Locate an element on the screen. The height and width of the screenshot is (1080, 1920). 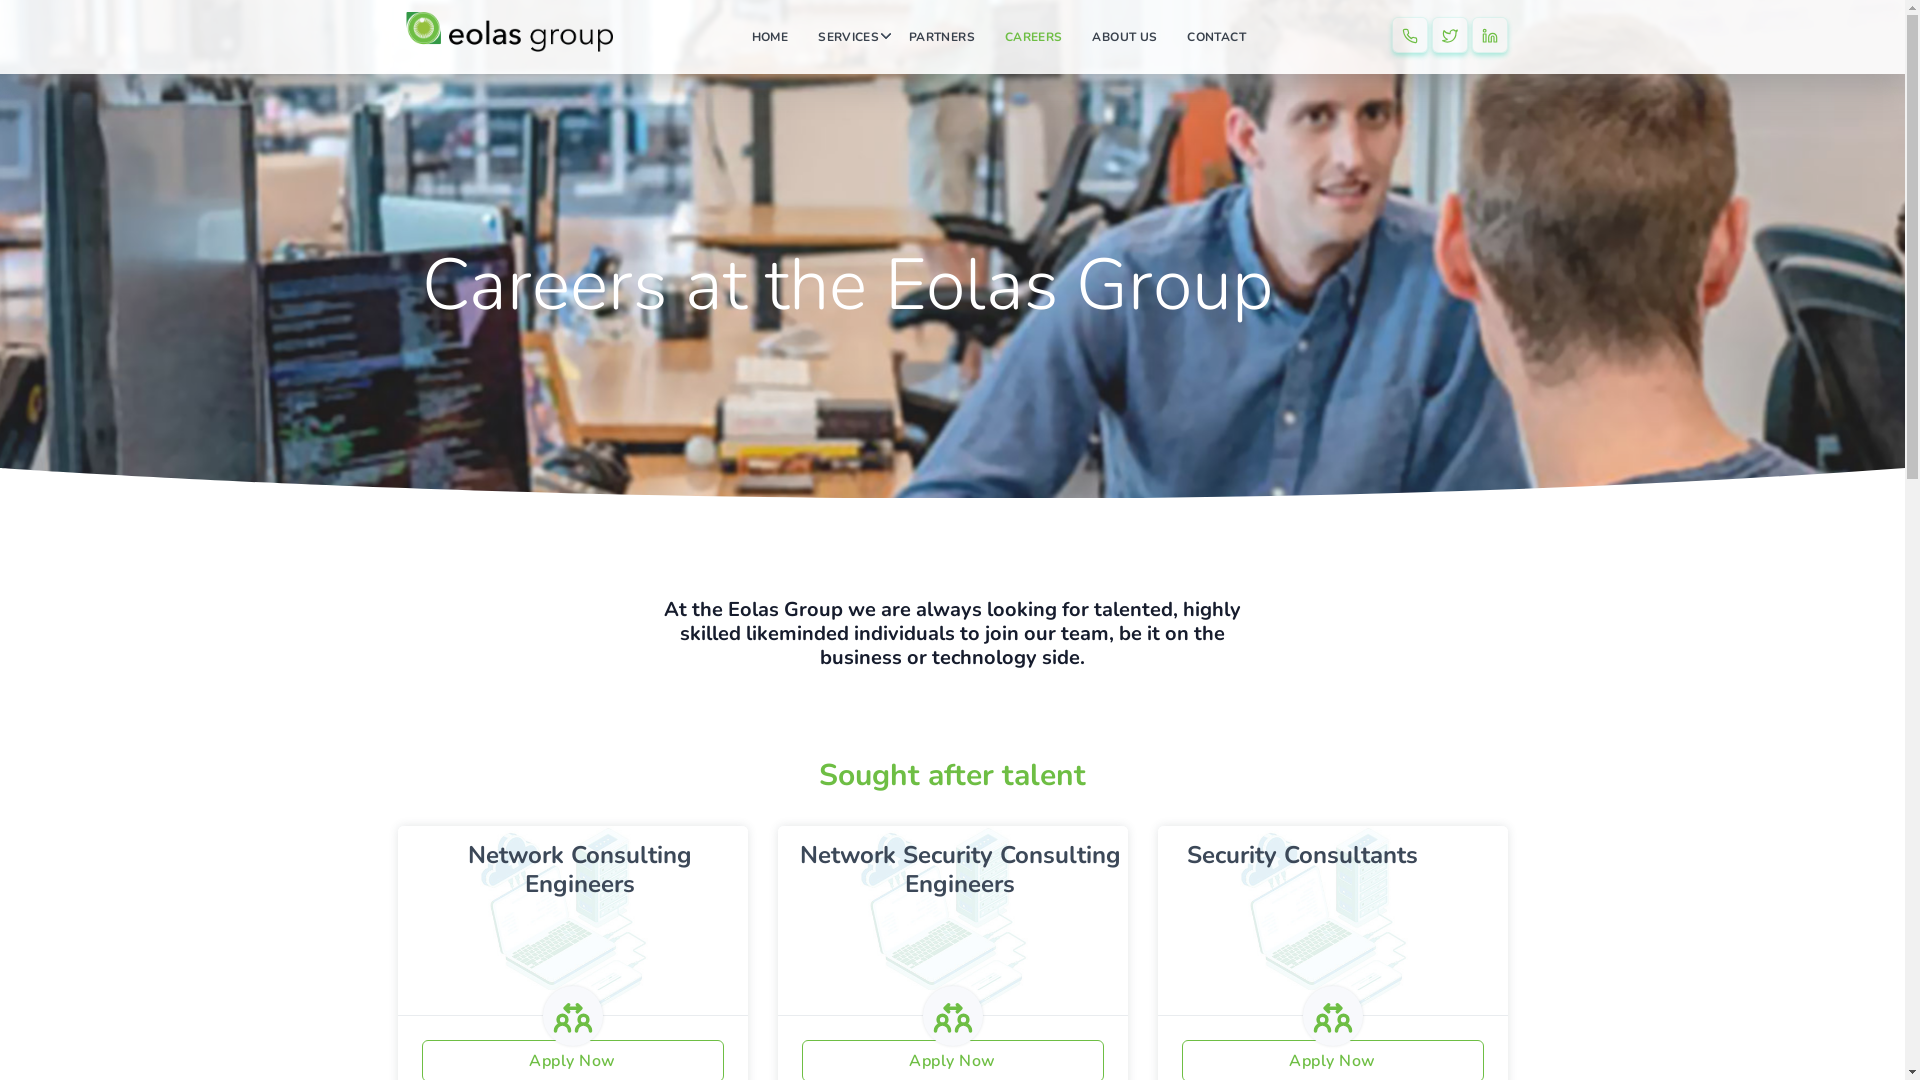
'  Security Consultants  ' is located at coordinates (1171, 855).